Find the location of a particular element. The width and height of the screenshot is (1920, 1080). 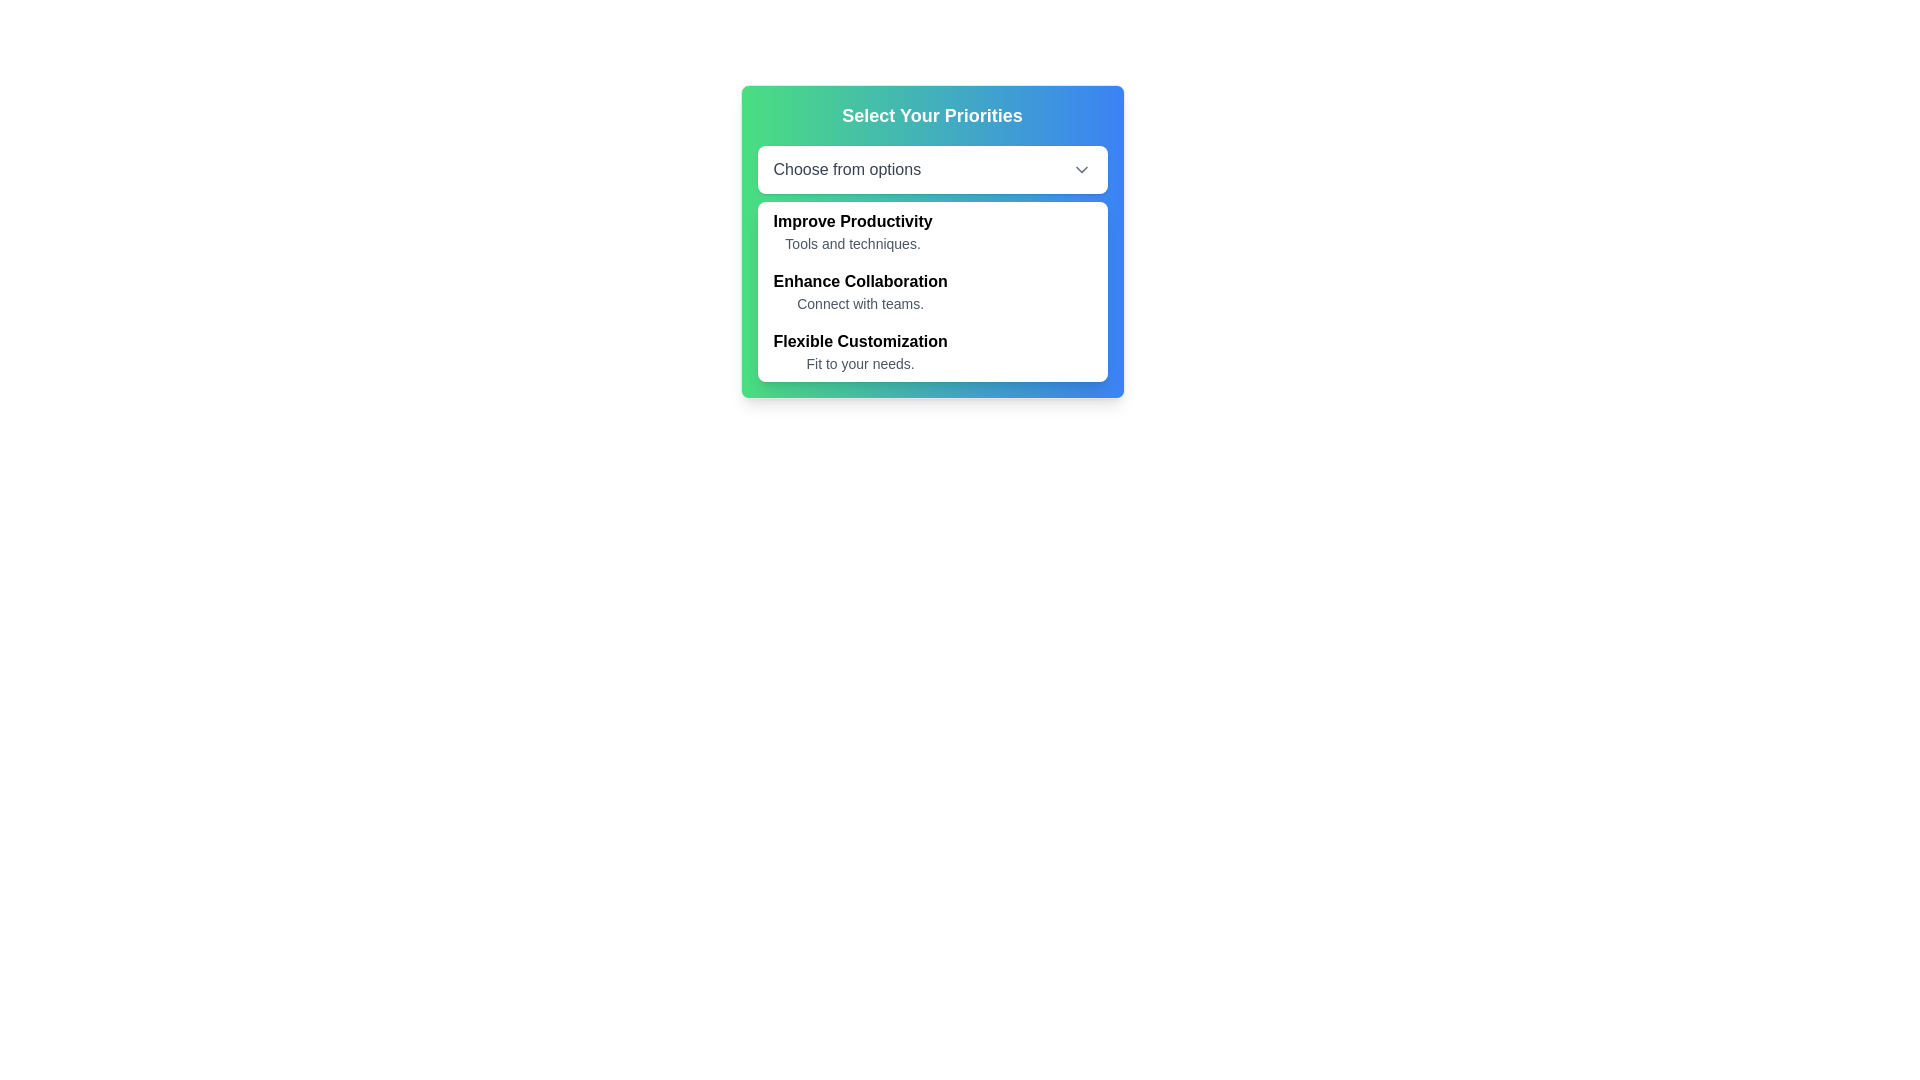

bolded text string 'Improve Productivity' located in the upper section of the dropdown below 'Select Your Priorities' is located at coordinates (853, 222).